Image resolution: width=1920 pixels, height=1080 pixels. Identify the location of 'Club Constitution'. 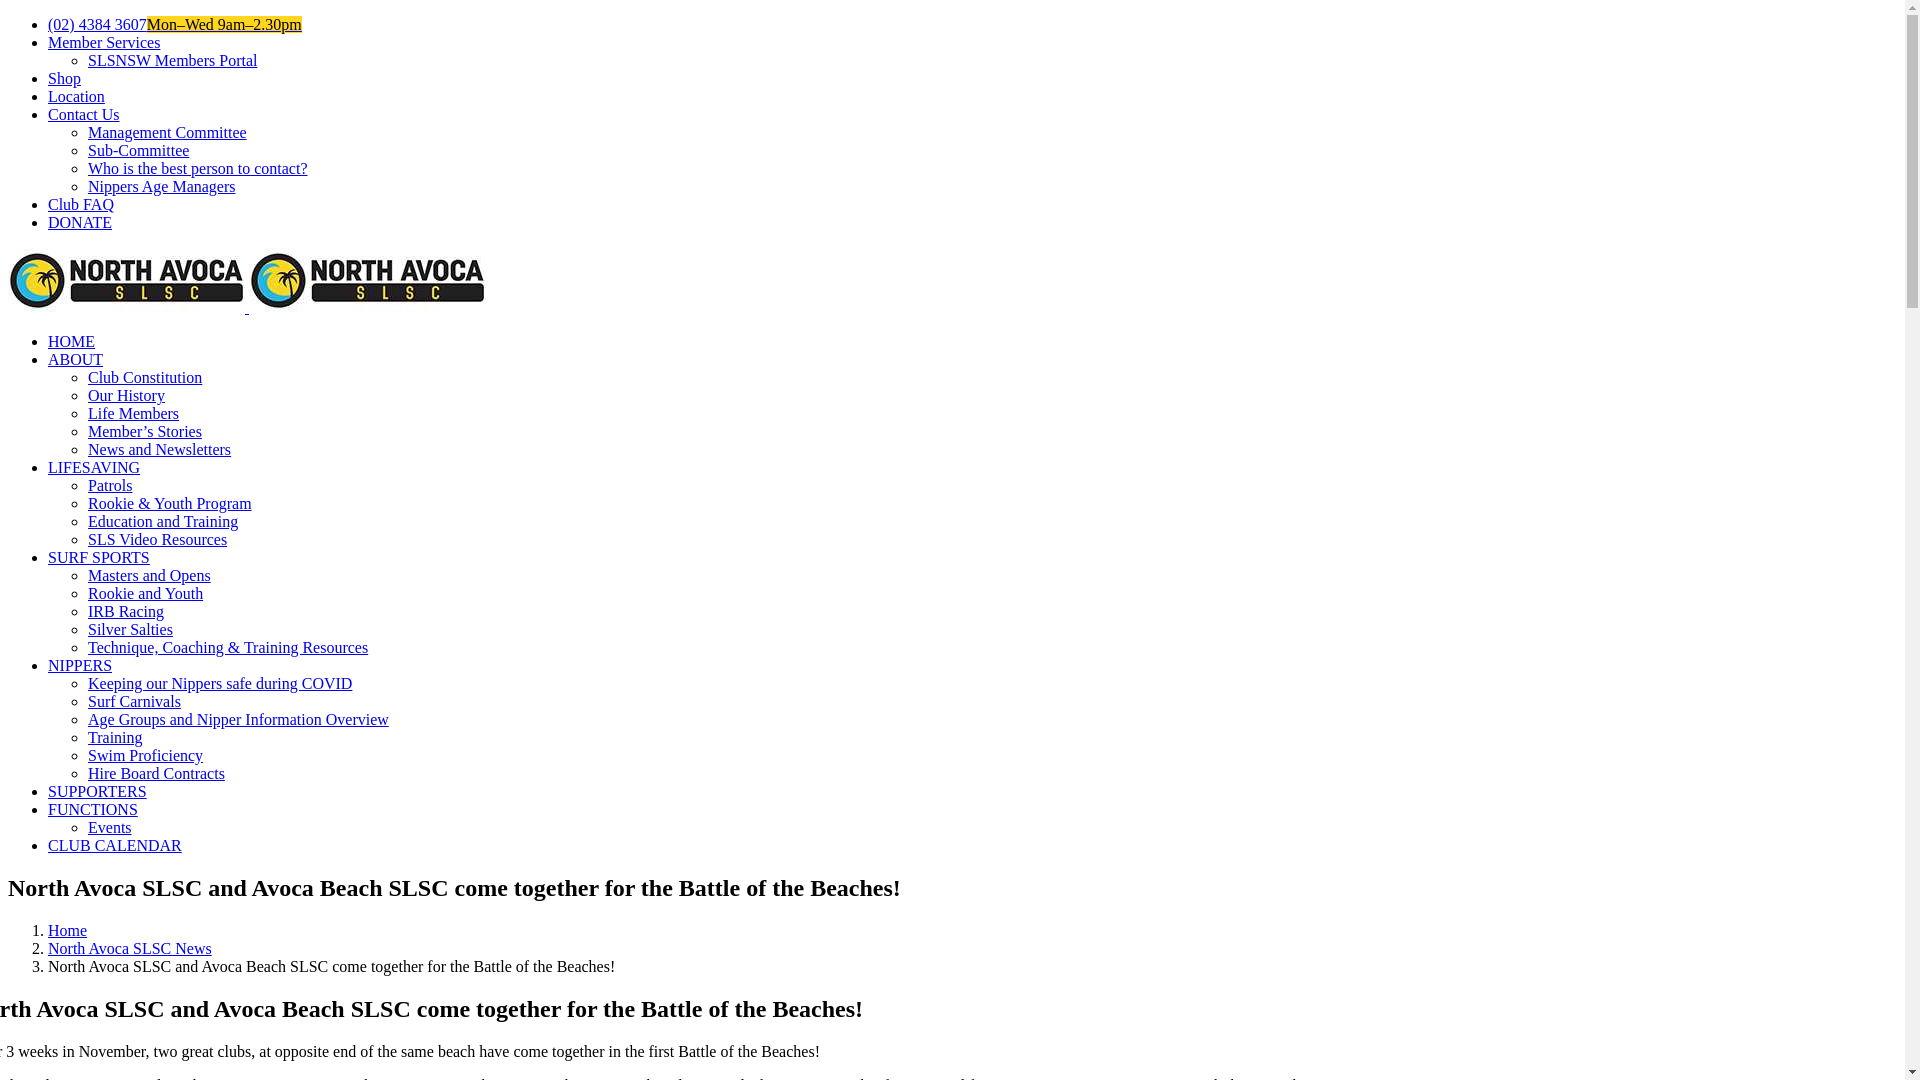
(86, 377).